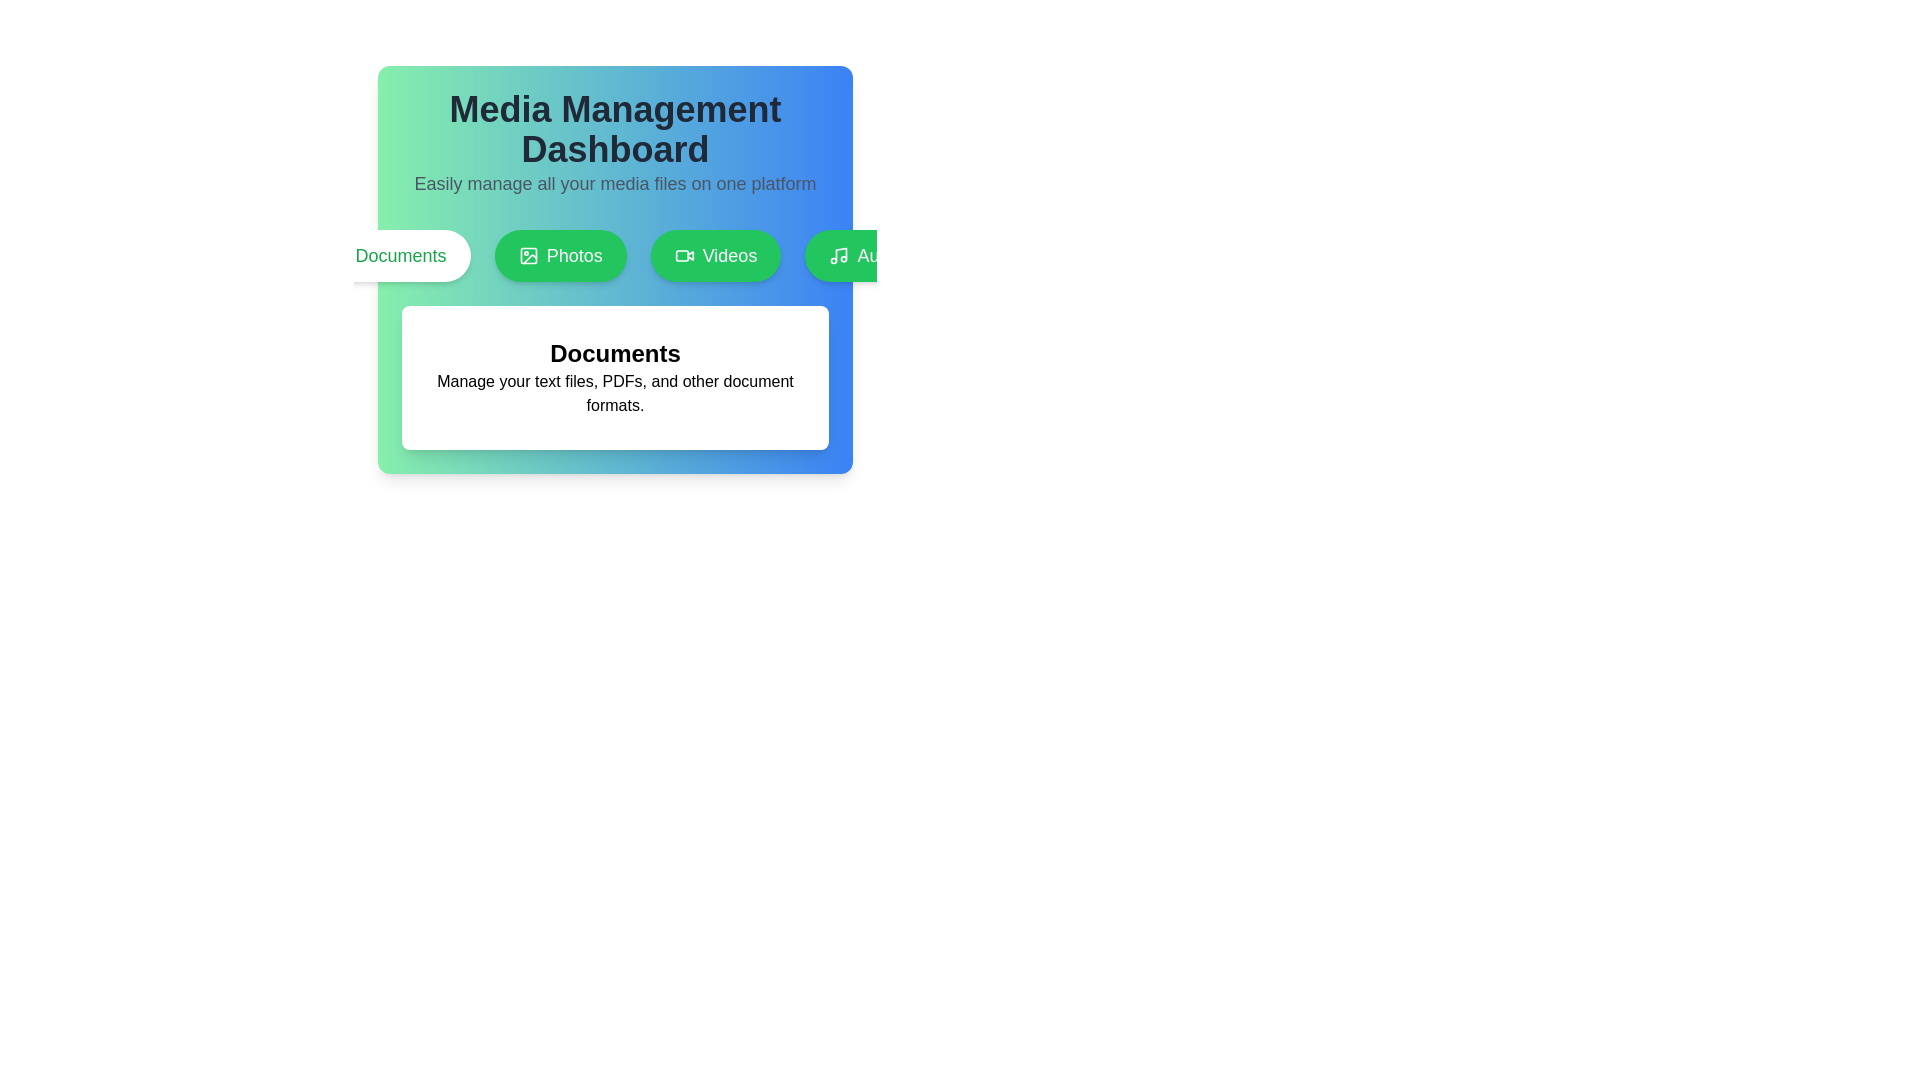  Describe the element at coordinates (715, 254) in the screenshot. I see `the green, rounded 'Videos' button with a white video camera icon` at that location.